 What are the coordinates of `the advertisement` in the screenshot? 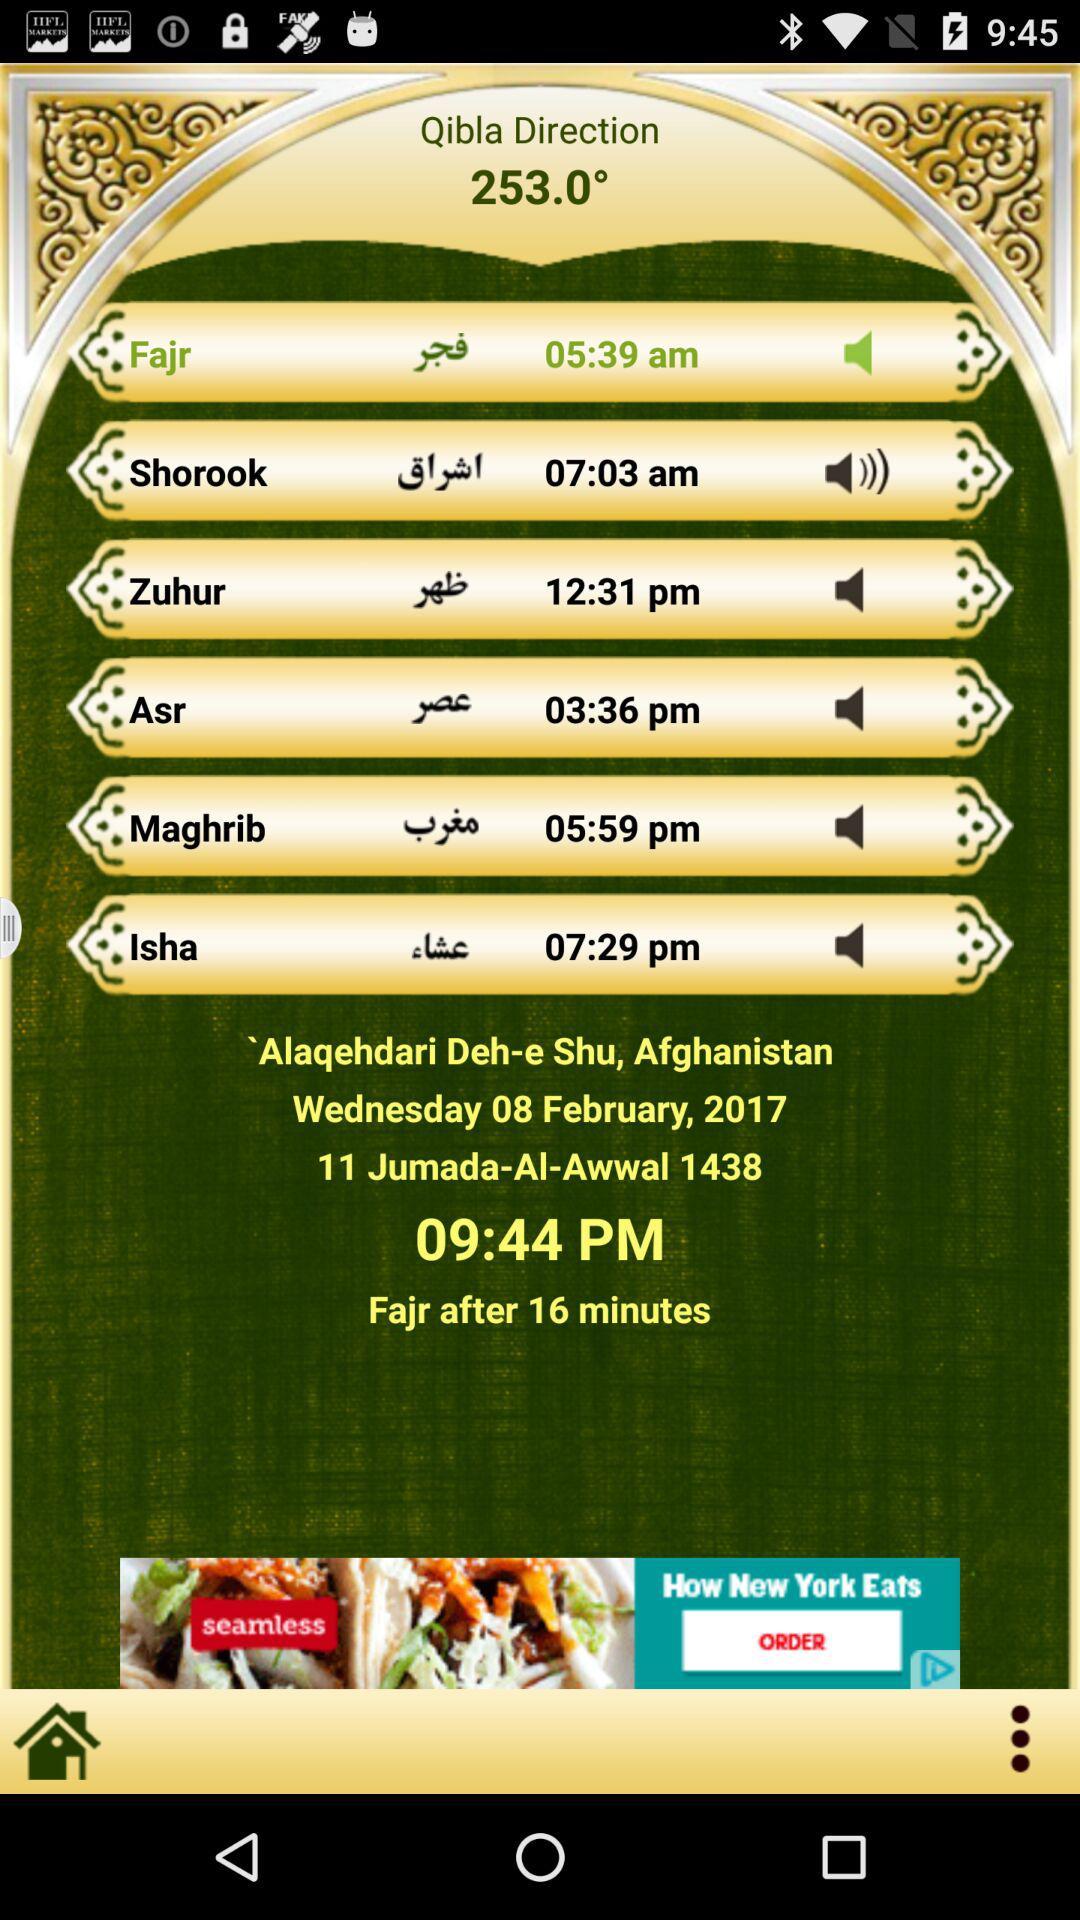 It's located at (540, 1623).